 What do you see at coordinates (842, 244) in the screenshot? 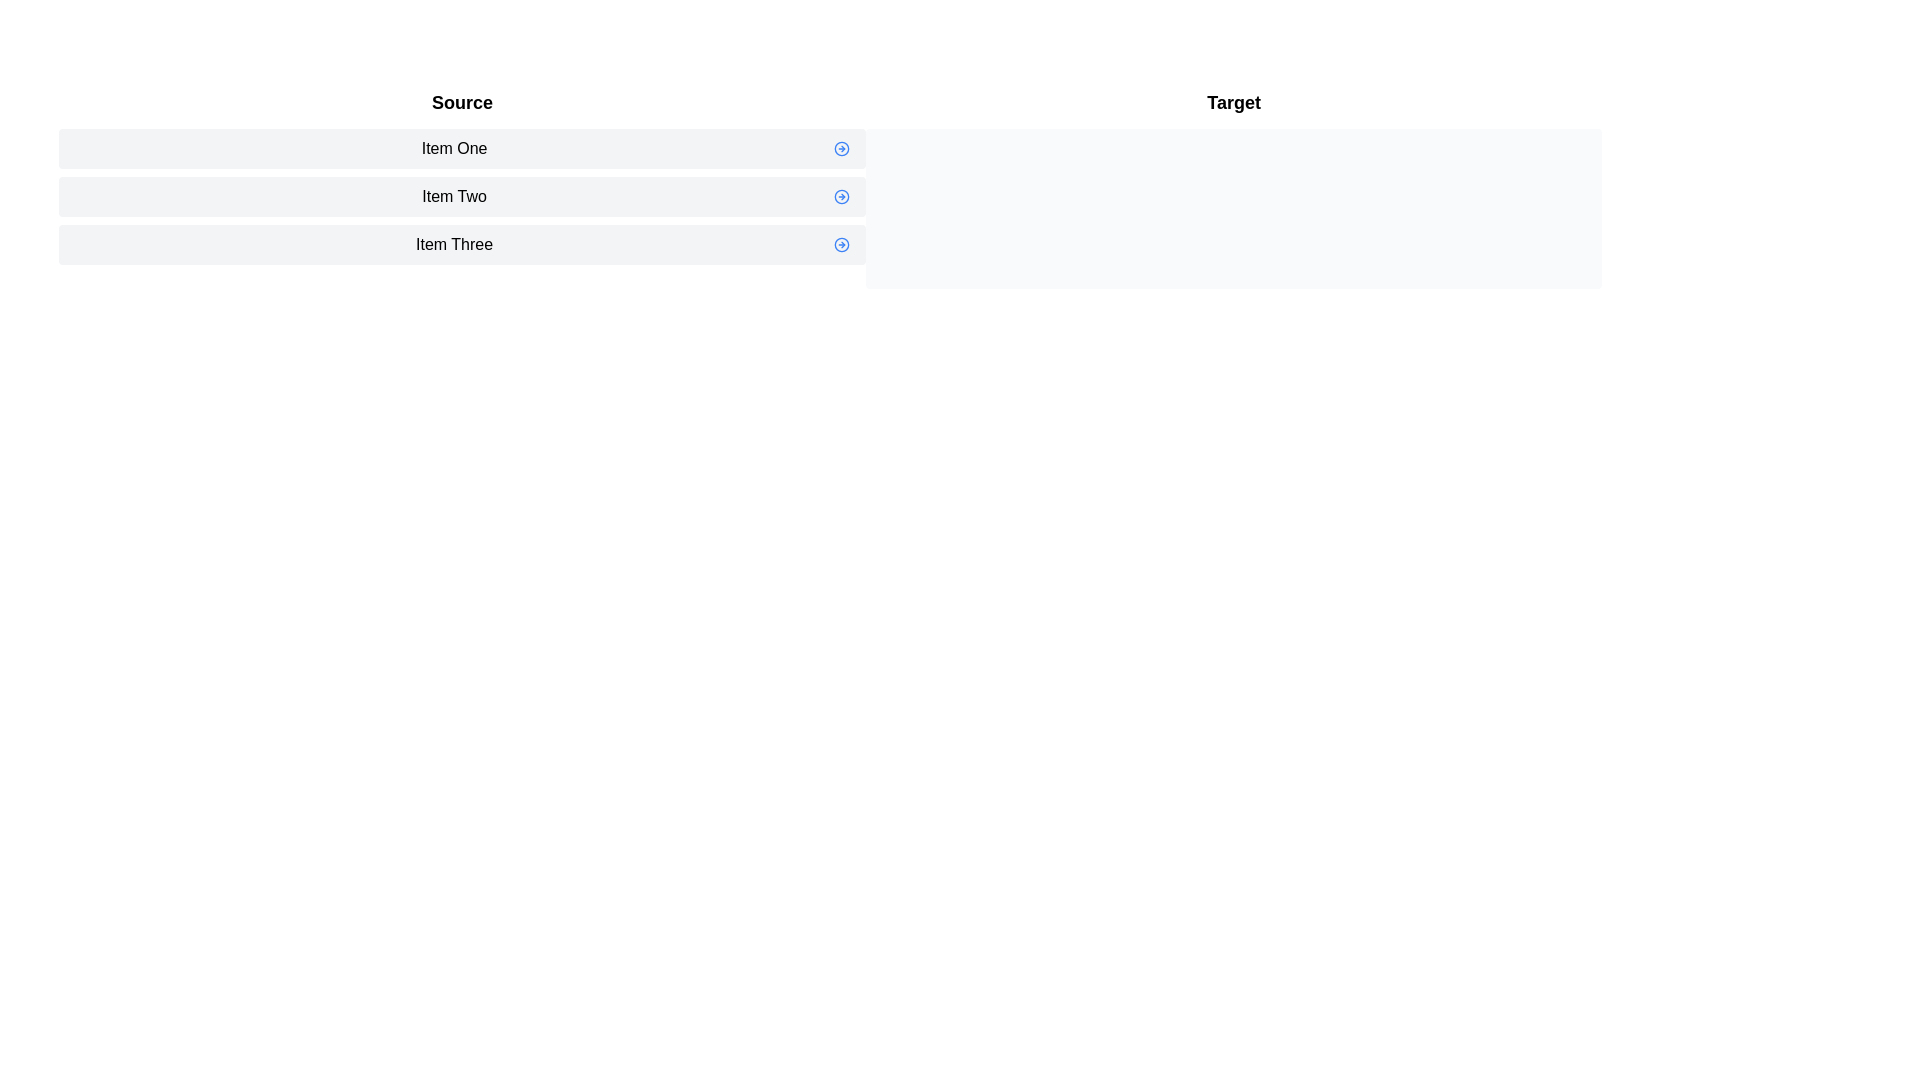
I see `the button associated with the 'Item Three' label` at bounding box center [842, 244].